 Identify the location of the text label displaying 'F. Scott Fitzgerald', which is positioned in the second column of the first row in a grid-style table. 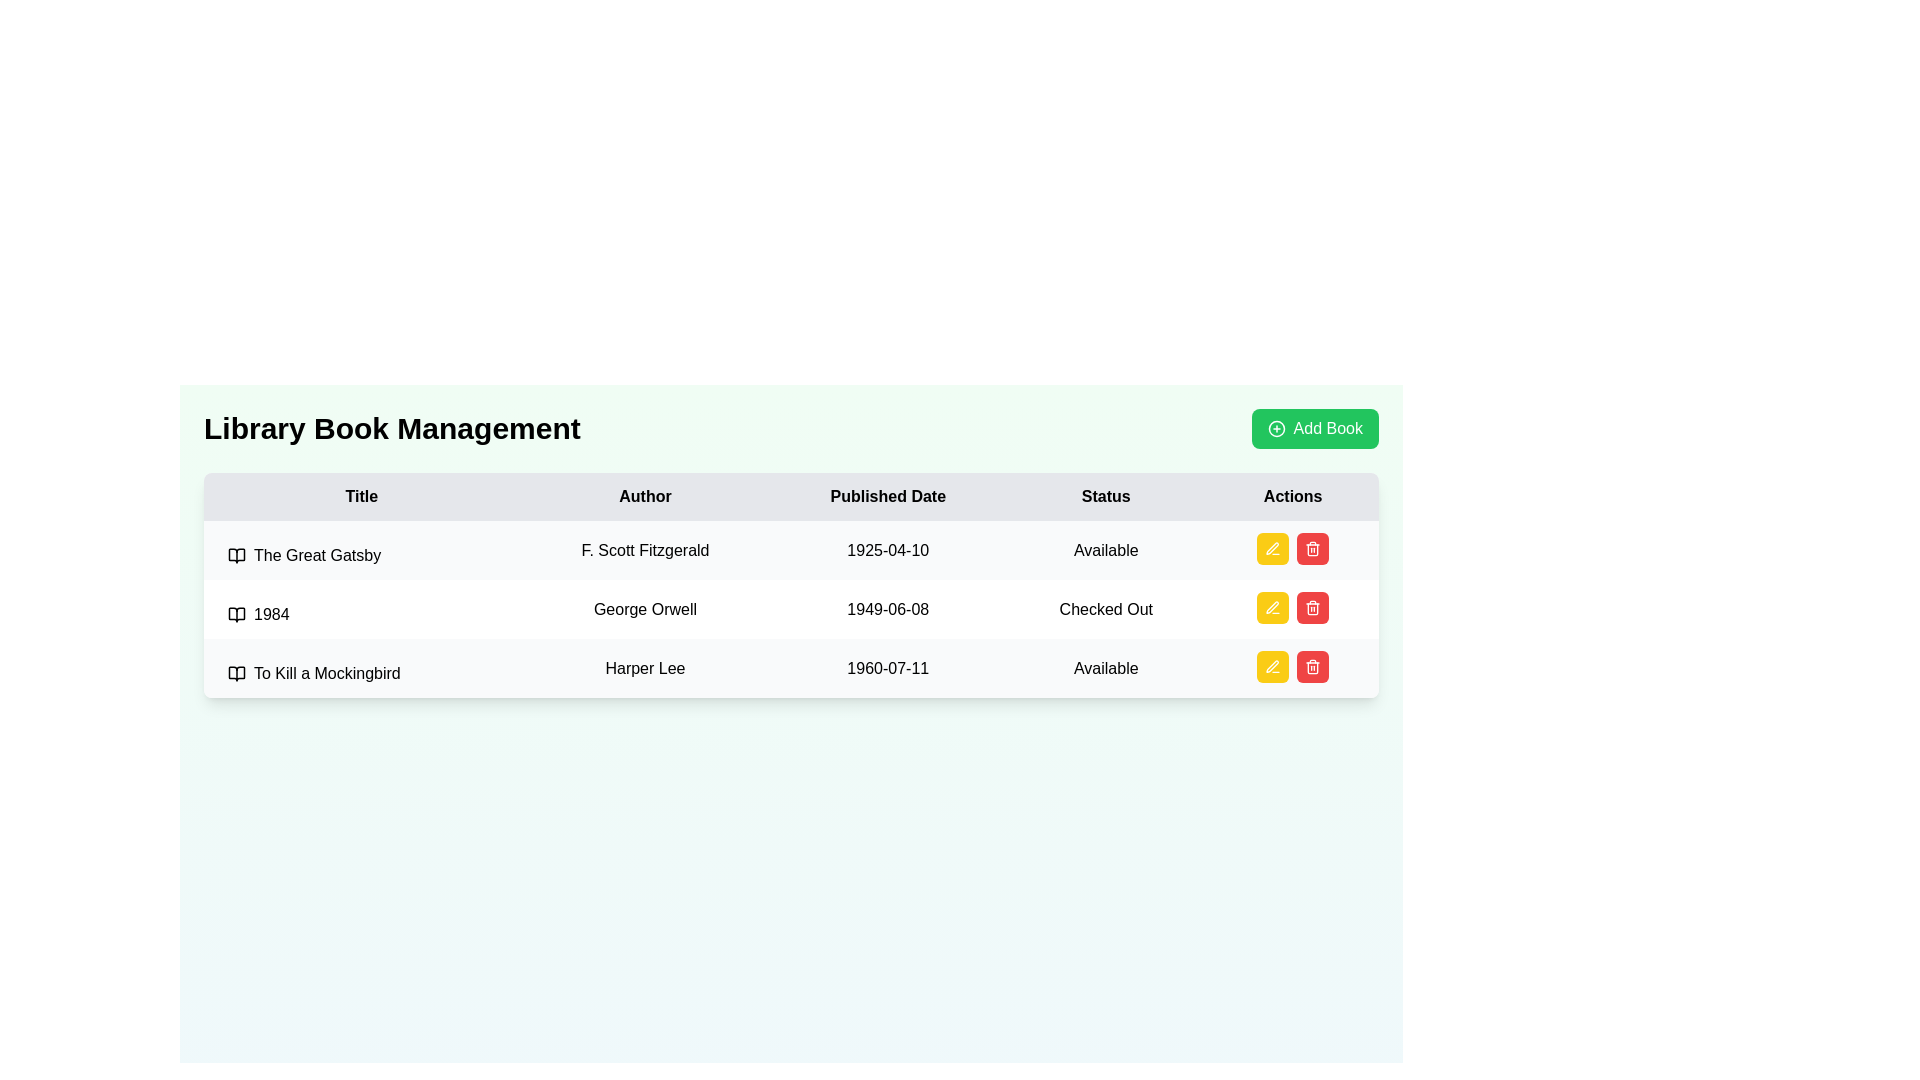
(645, 550).